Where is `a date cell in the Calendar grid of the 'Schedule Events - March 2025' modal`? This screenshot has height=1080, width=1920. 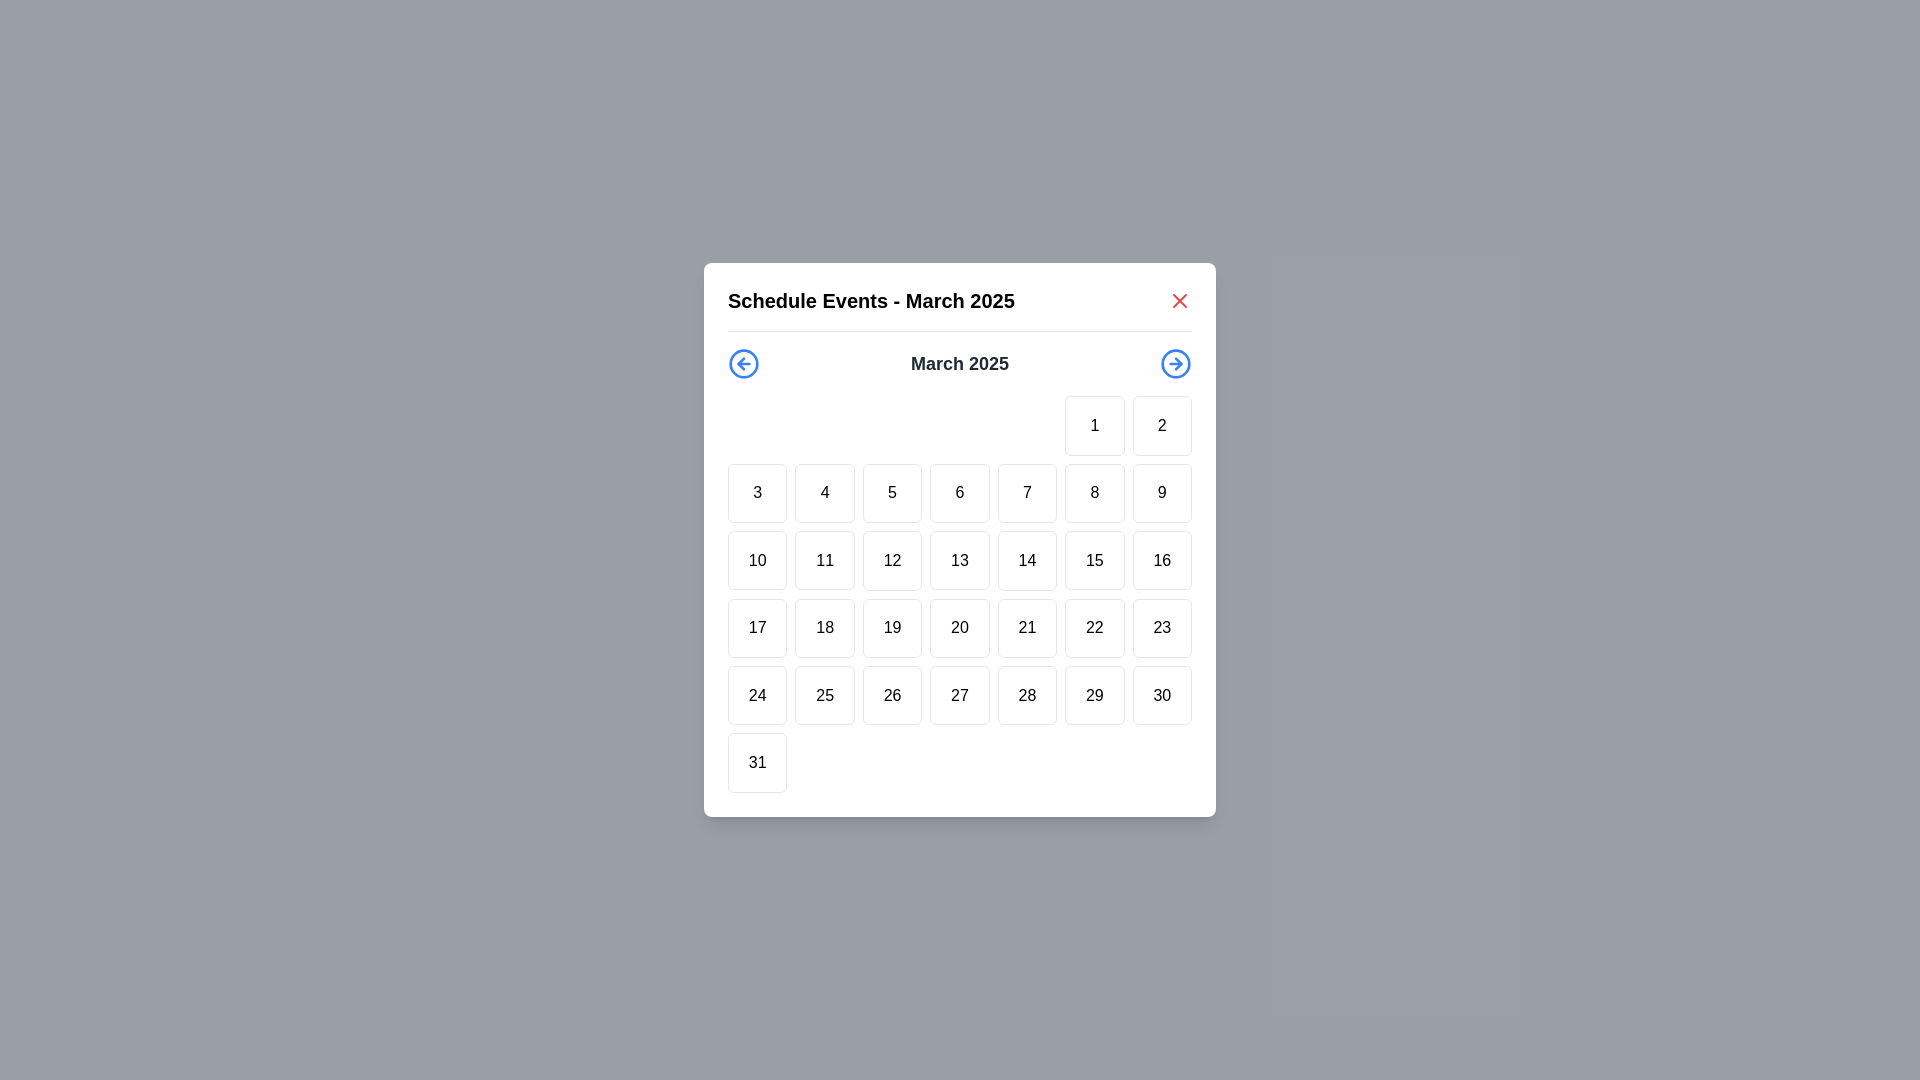
a date cell in the Calendar grid of the 'Schedule Events - March 2025' modal is located at coordinates (960, 593).